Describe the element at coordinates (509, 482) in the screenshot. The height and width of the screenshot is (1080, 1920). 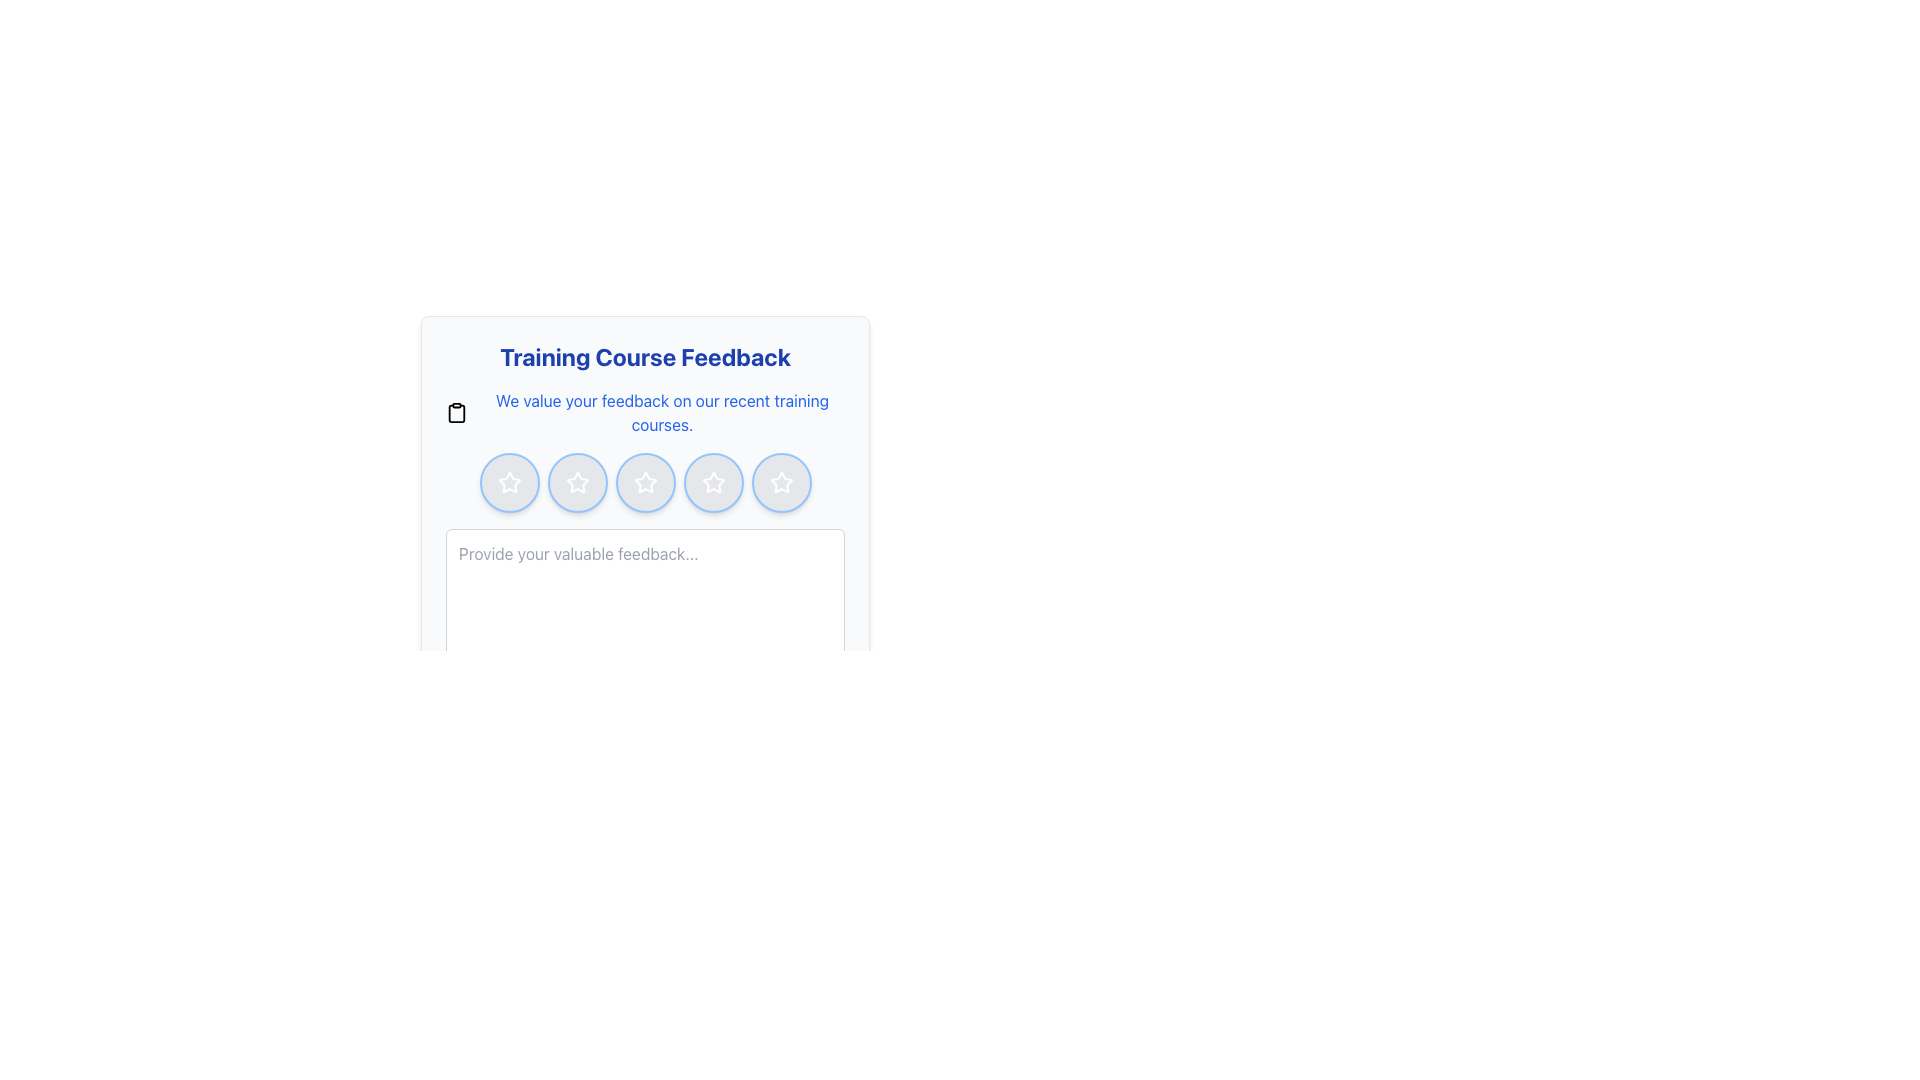
I see `the 1-star rating button in the feedback rating system` at that location.